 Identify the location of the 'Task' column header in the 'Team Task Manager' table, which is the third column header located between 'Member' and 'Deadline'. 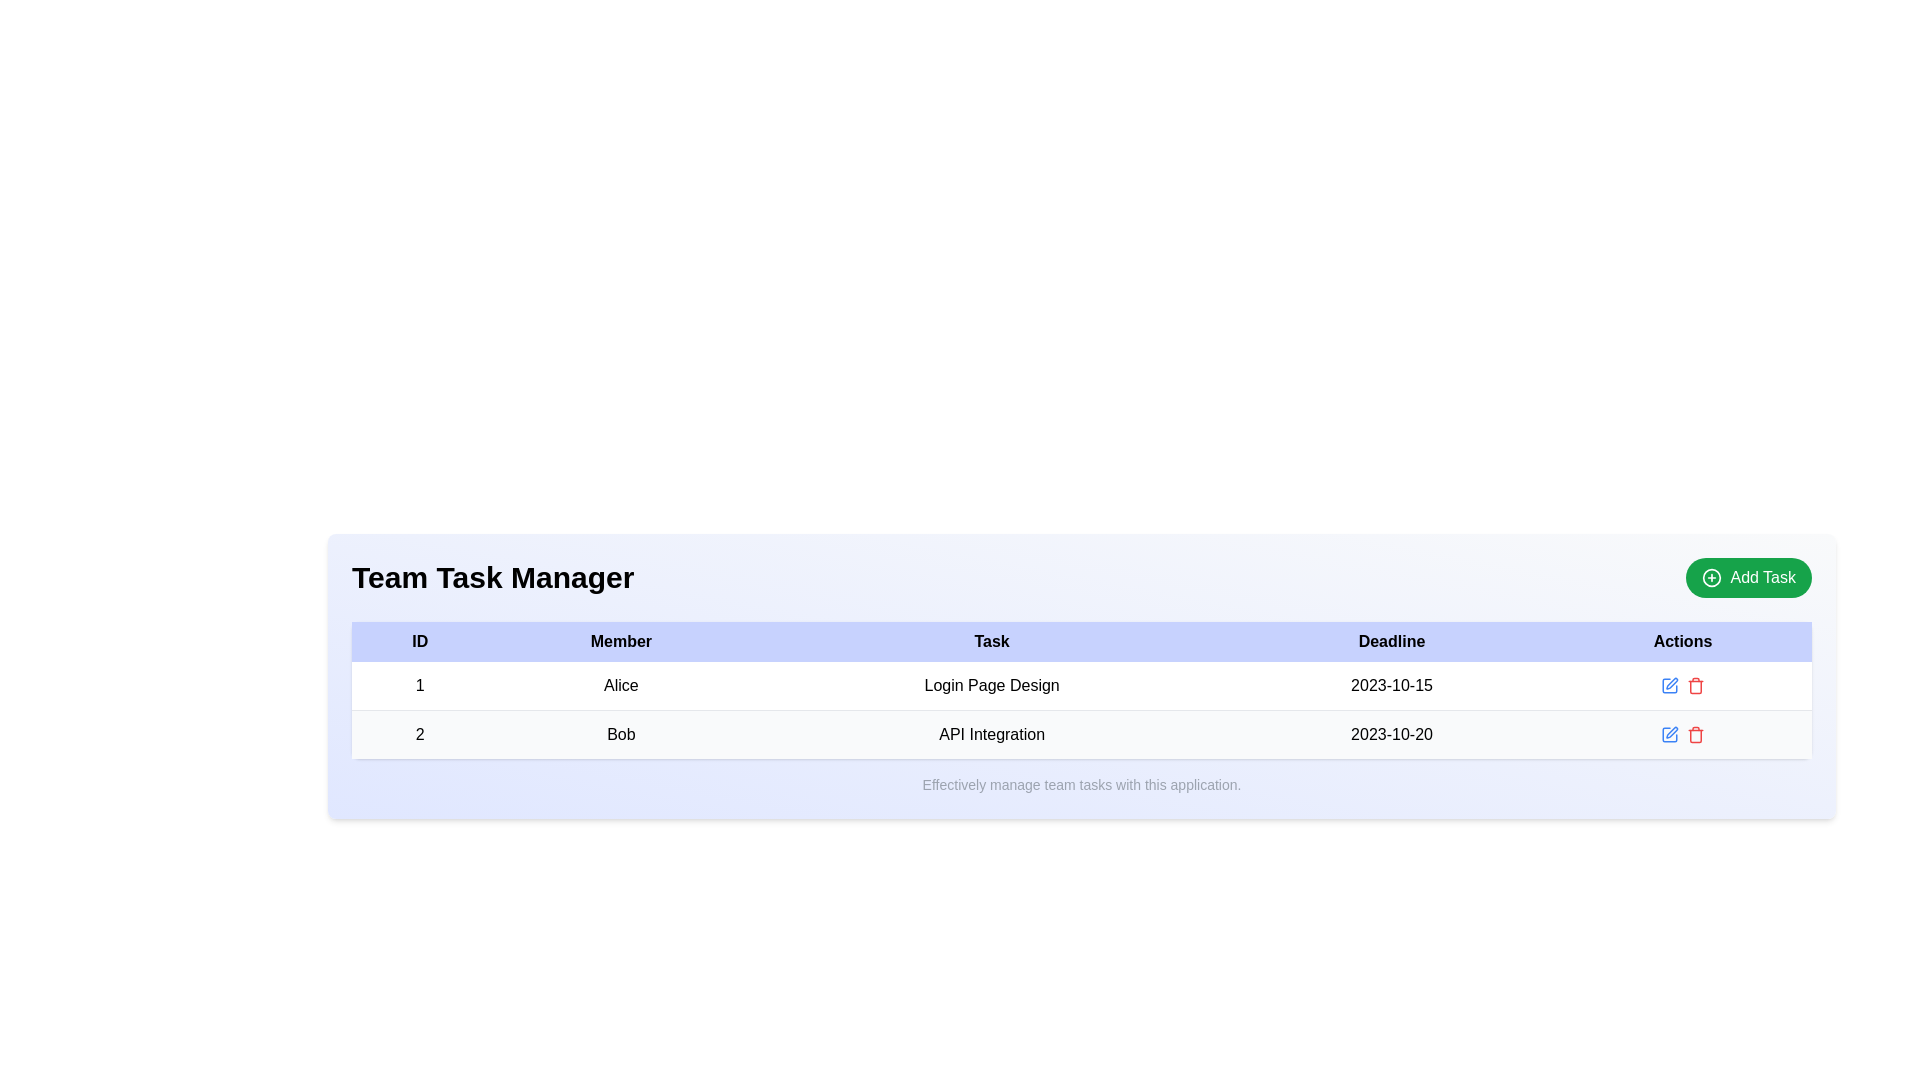
(992, 641).